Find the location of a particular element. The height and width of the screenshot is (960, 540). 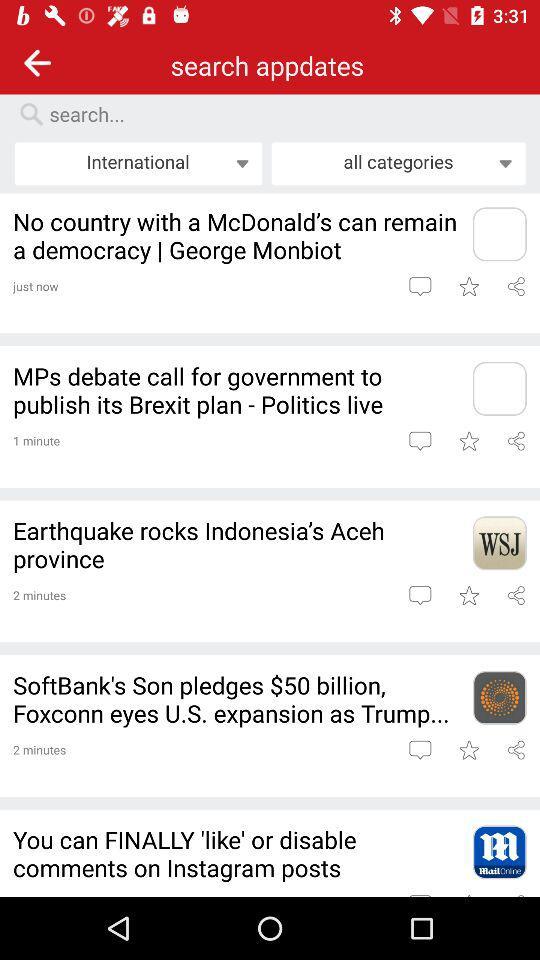

the item next to all categories icon is located at coordinates (137, 162).